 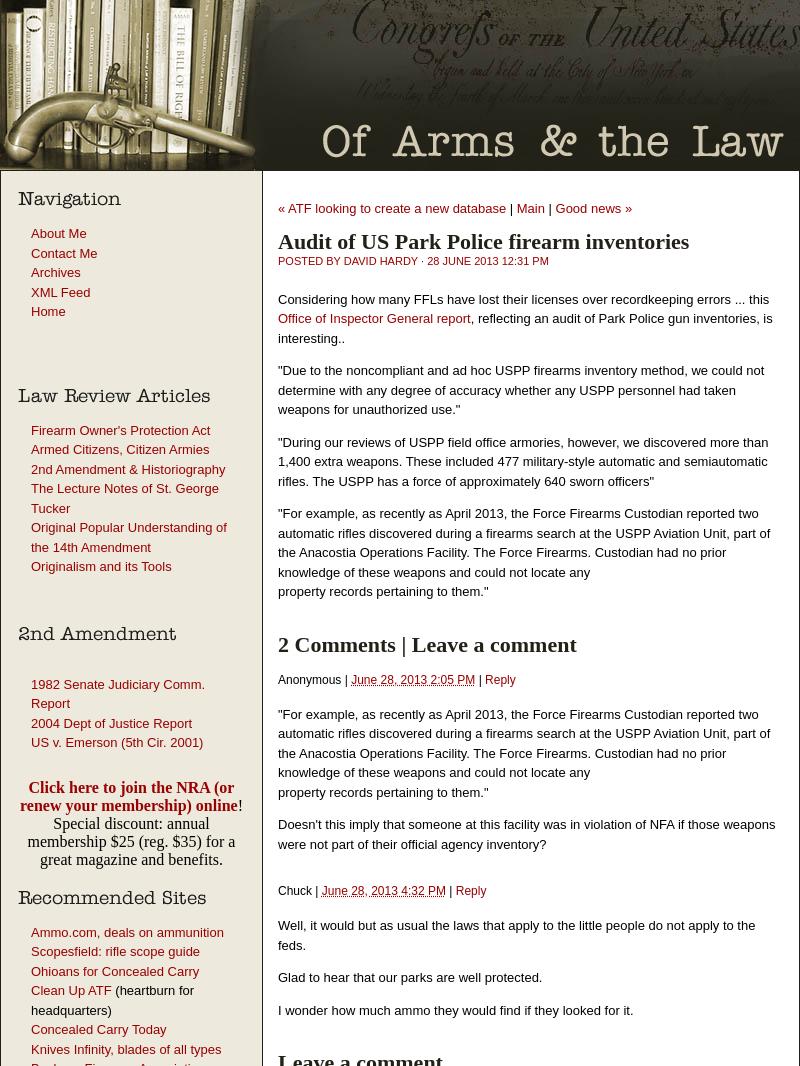 What do you see at coordinates (127, 536) in the screenshot?
I see `'Original Popular Understanding of the 14th Amendment'` at bounding box center [127, 536].